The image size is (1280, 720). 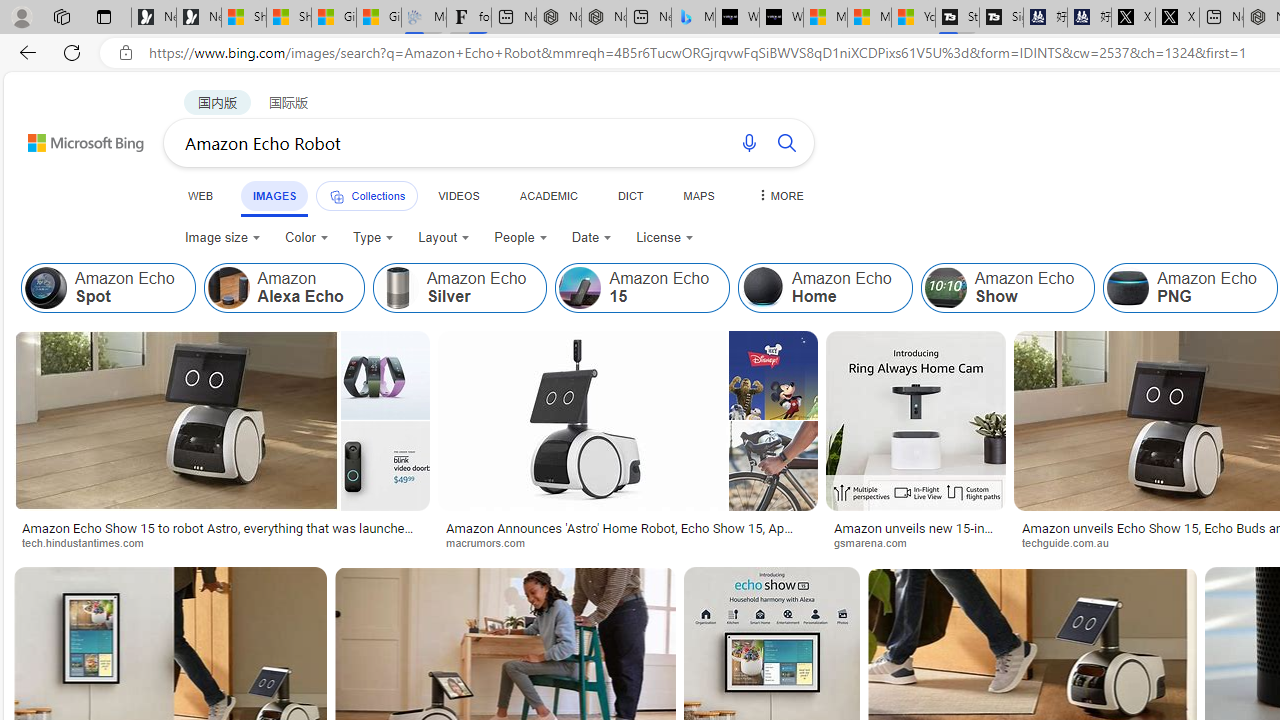 I want to click on 'Amazon Echo Silver', so click(x=397, y=288).